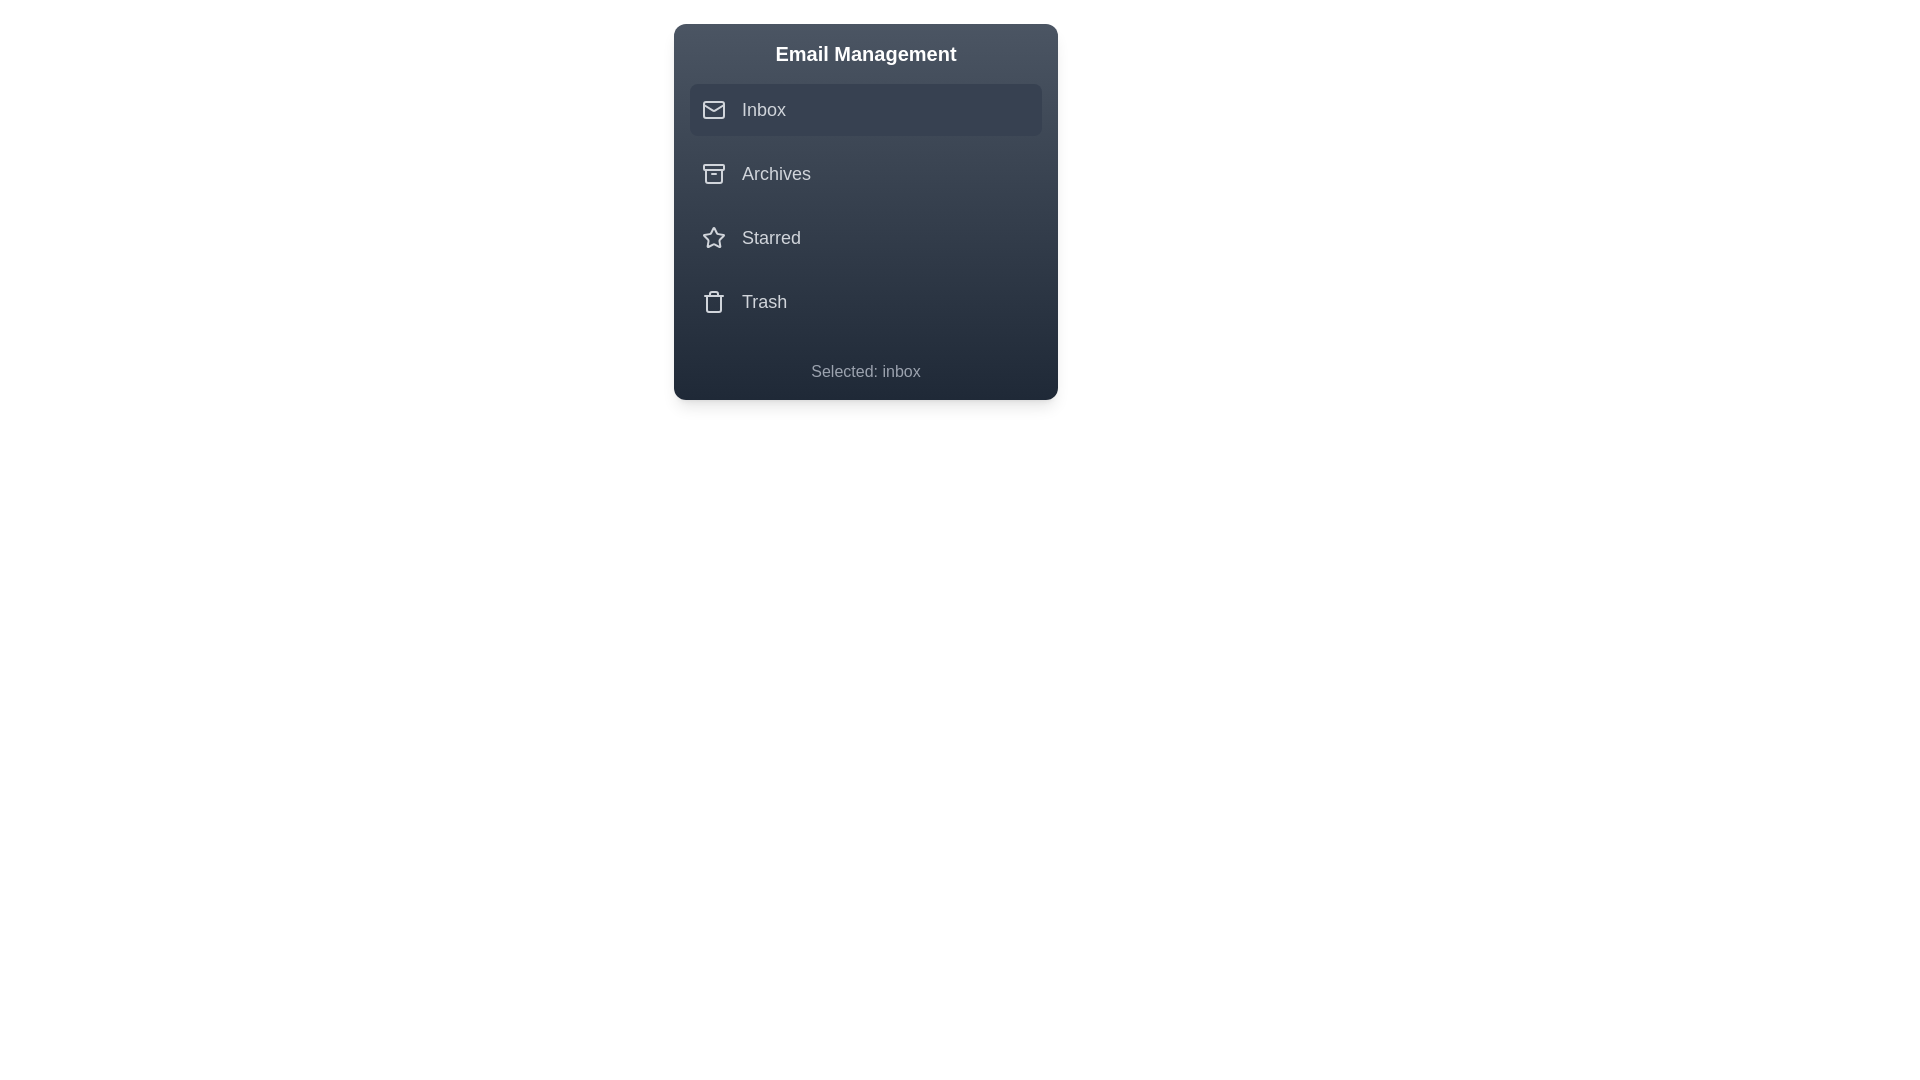 The height and width of the screenshot is (1080, 1920). I want to click on the category Archives by clicking its button, so click(865, 172).